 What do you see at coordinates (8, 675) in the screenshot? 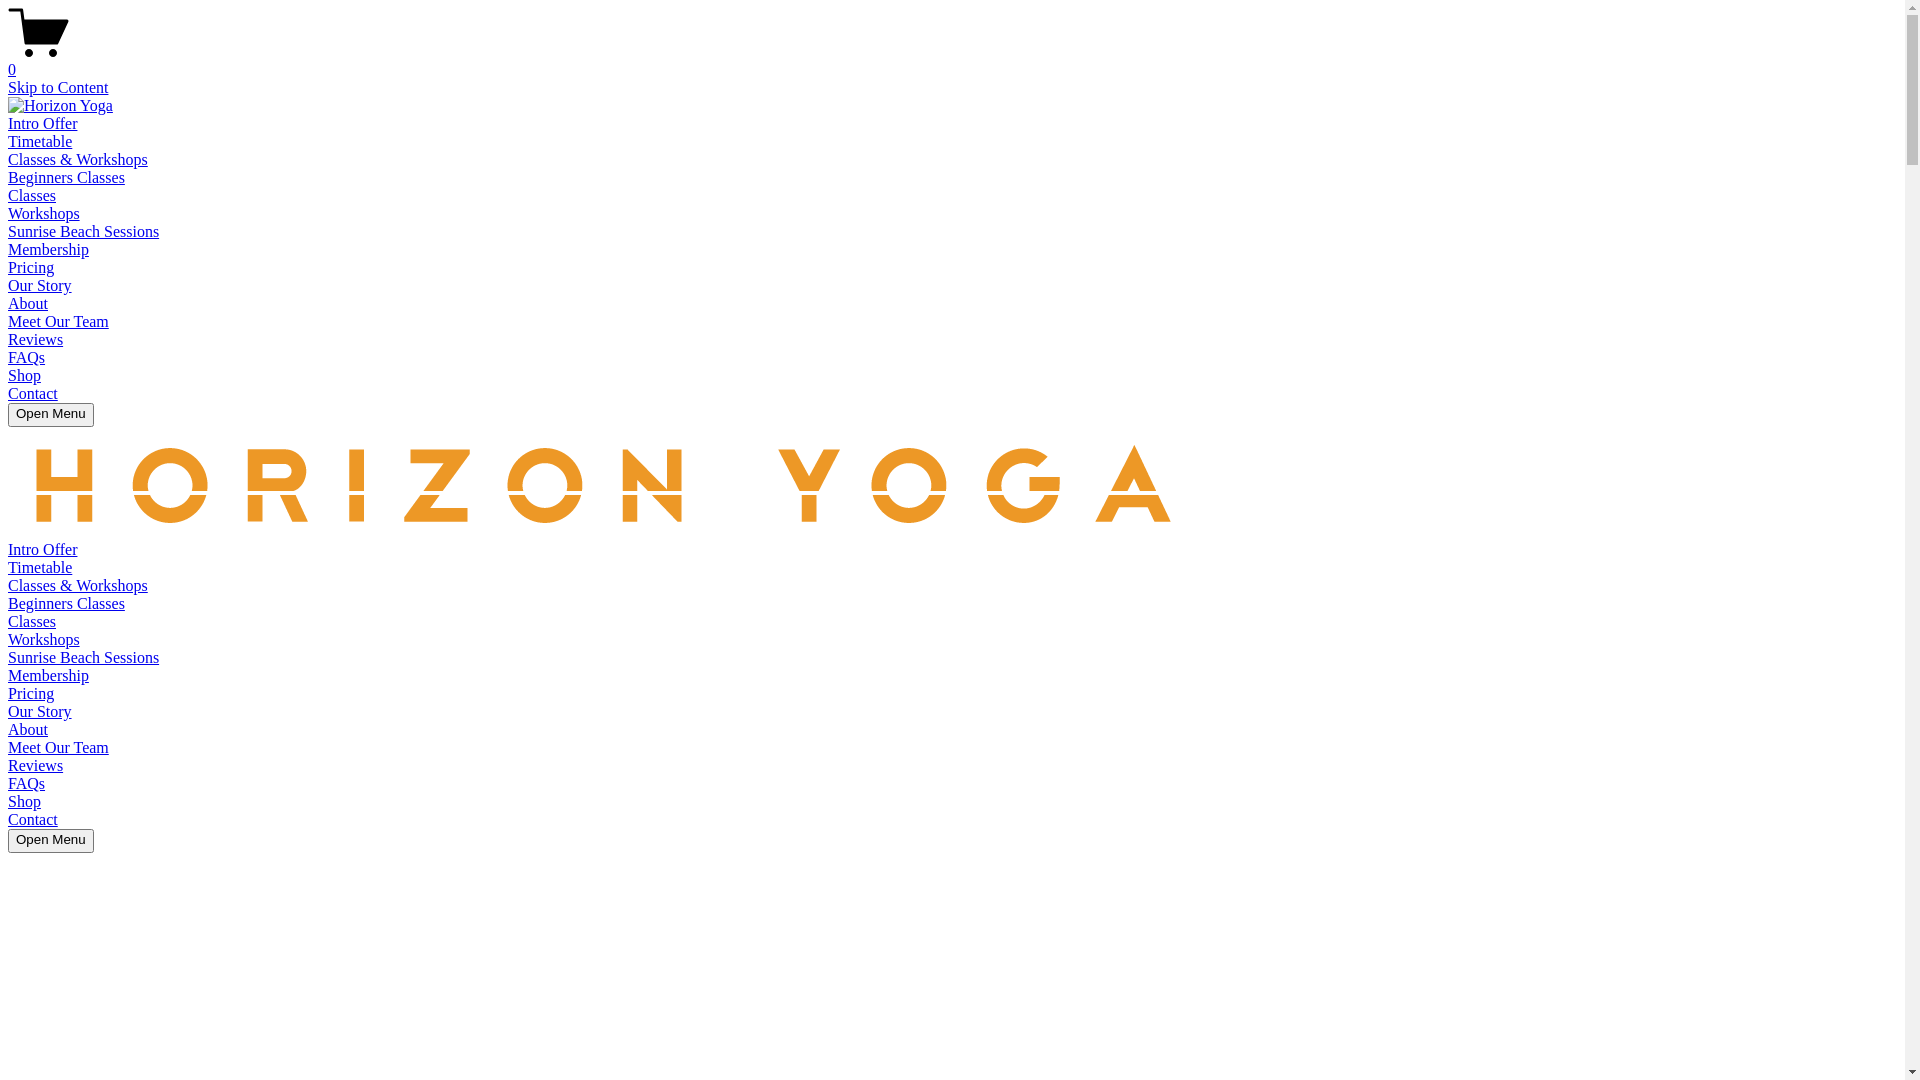
I see `'Membership'` at bounding box center [8, 675].